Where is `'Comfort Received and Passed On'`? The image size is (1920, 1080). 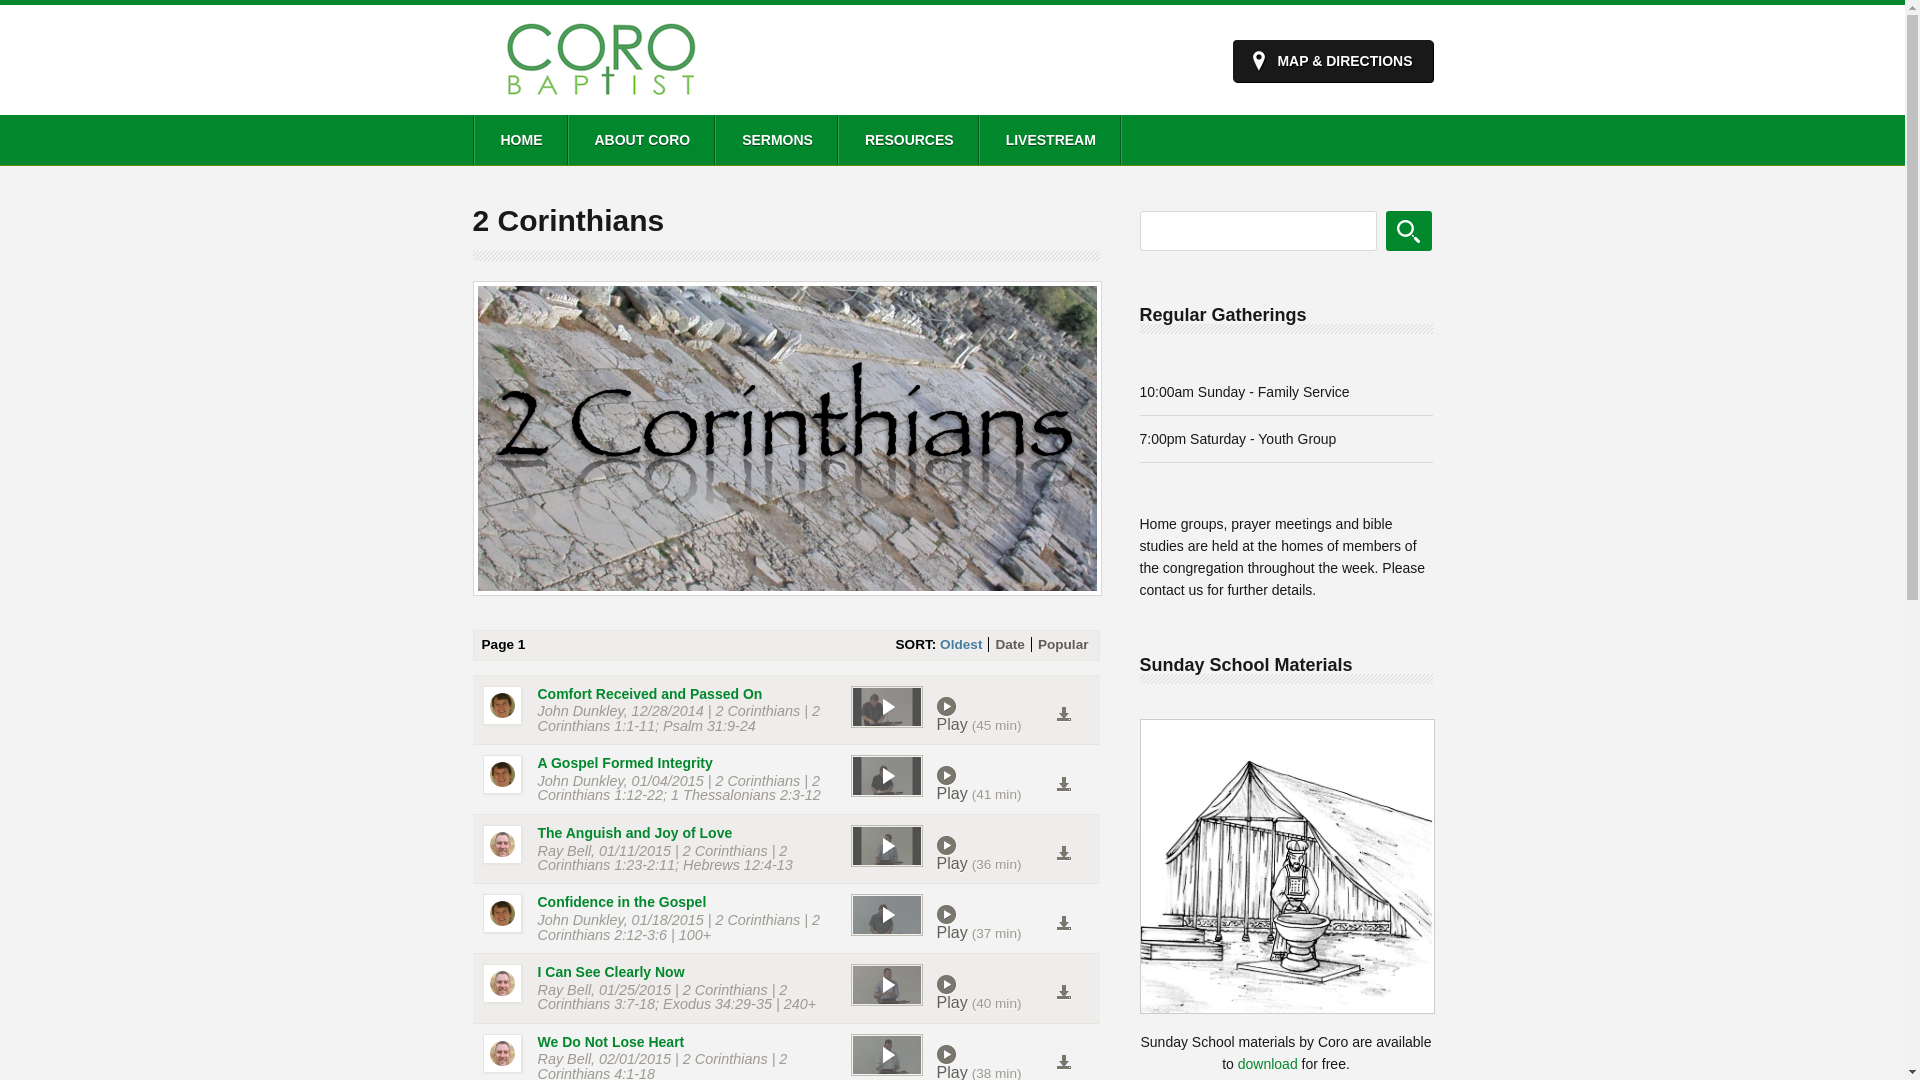 'Comfort Received and Passed On' is located at coordinates (650, 693).